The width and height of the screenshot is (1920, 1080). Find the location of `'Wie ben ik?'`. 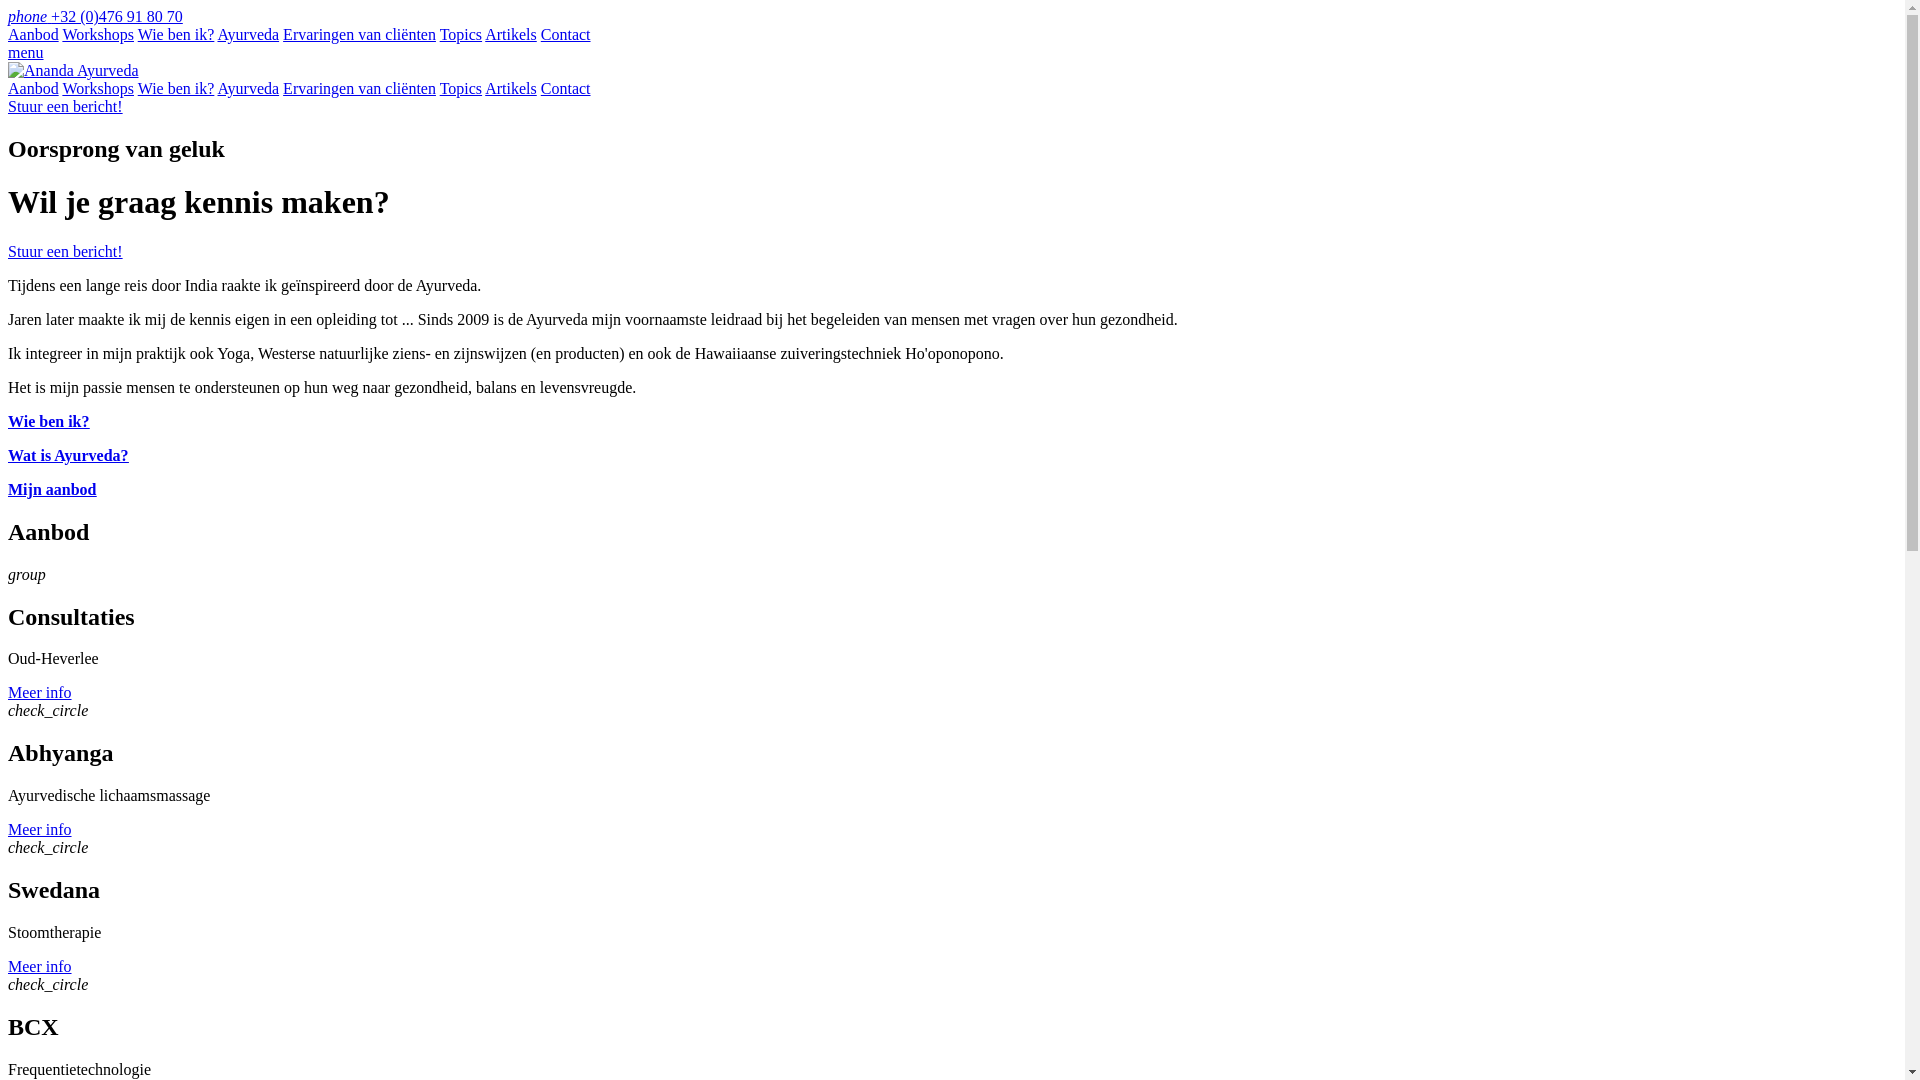

'Wie ben ik?' is located at coordinates (137, 34).